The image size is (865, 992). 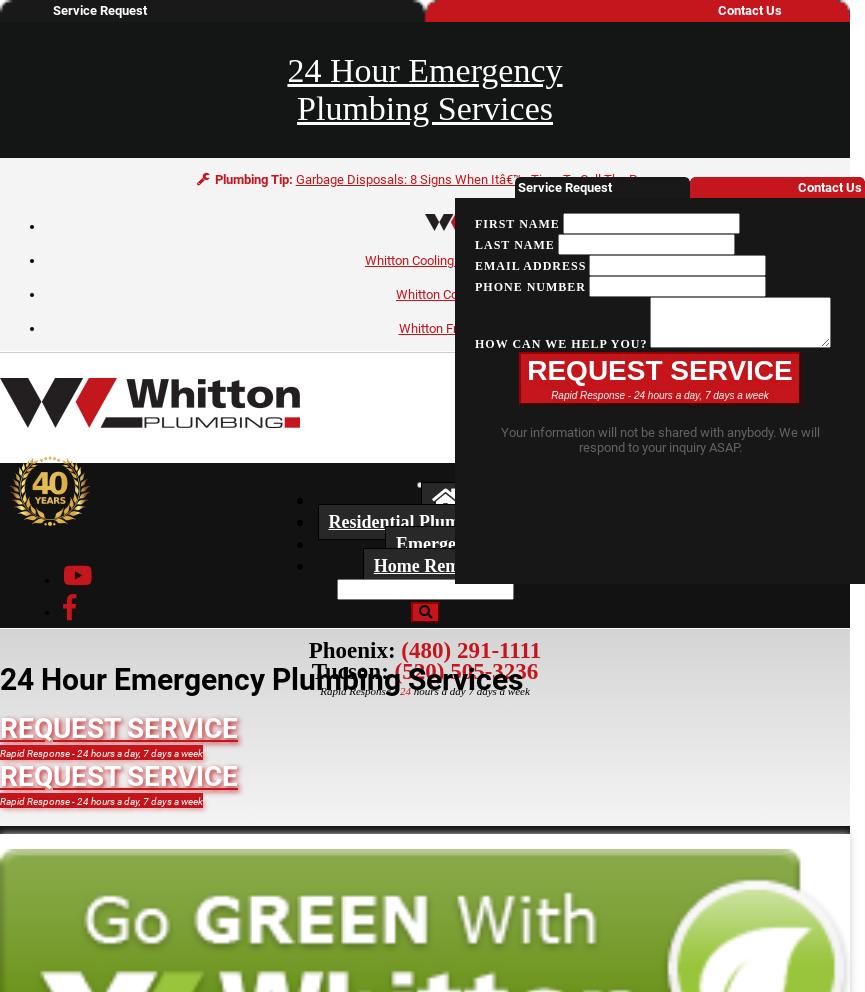 I want to click on '(480) 291-1111', so click(x=469, y=650).